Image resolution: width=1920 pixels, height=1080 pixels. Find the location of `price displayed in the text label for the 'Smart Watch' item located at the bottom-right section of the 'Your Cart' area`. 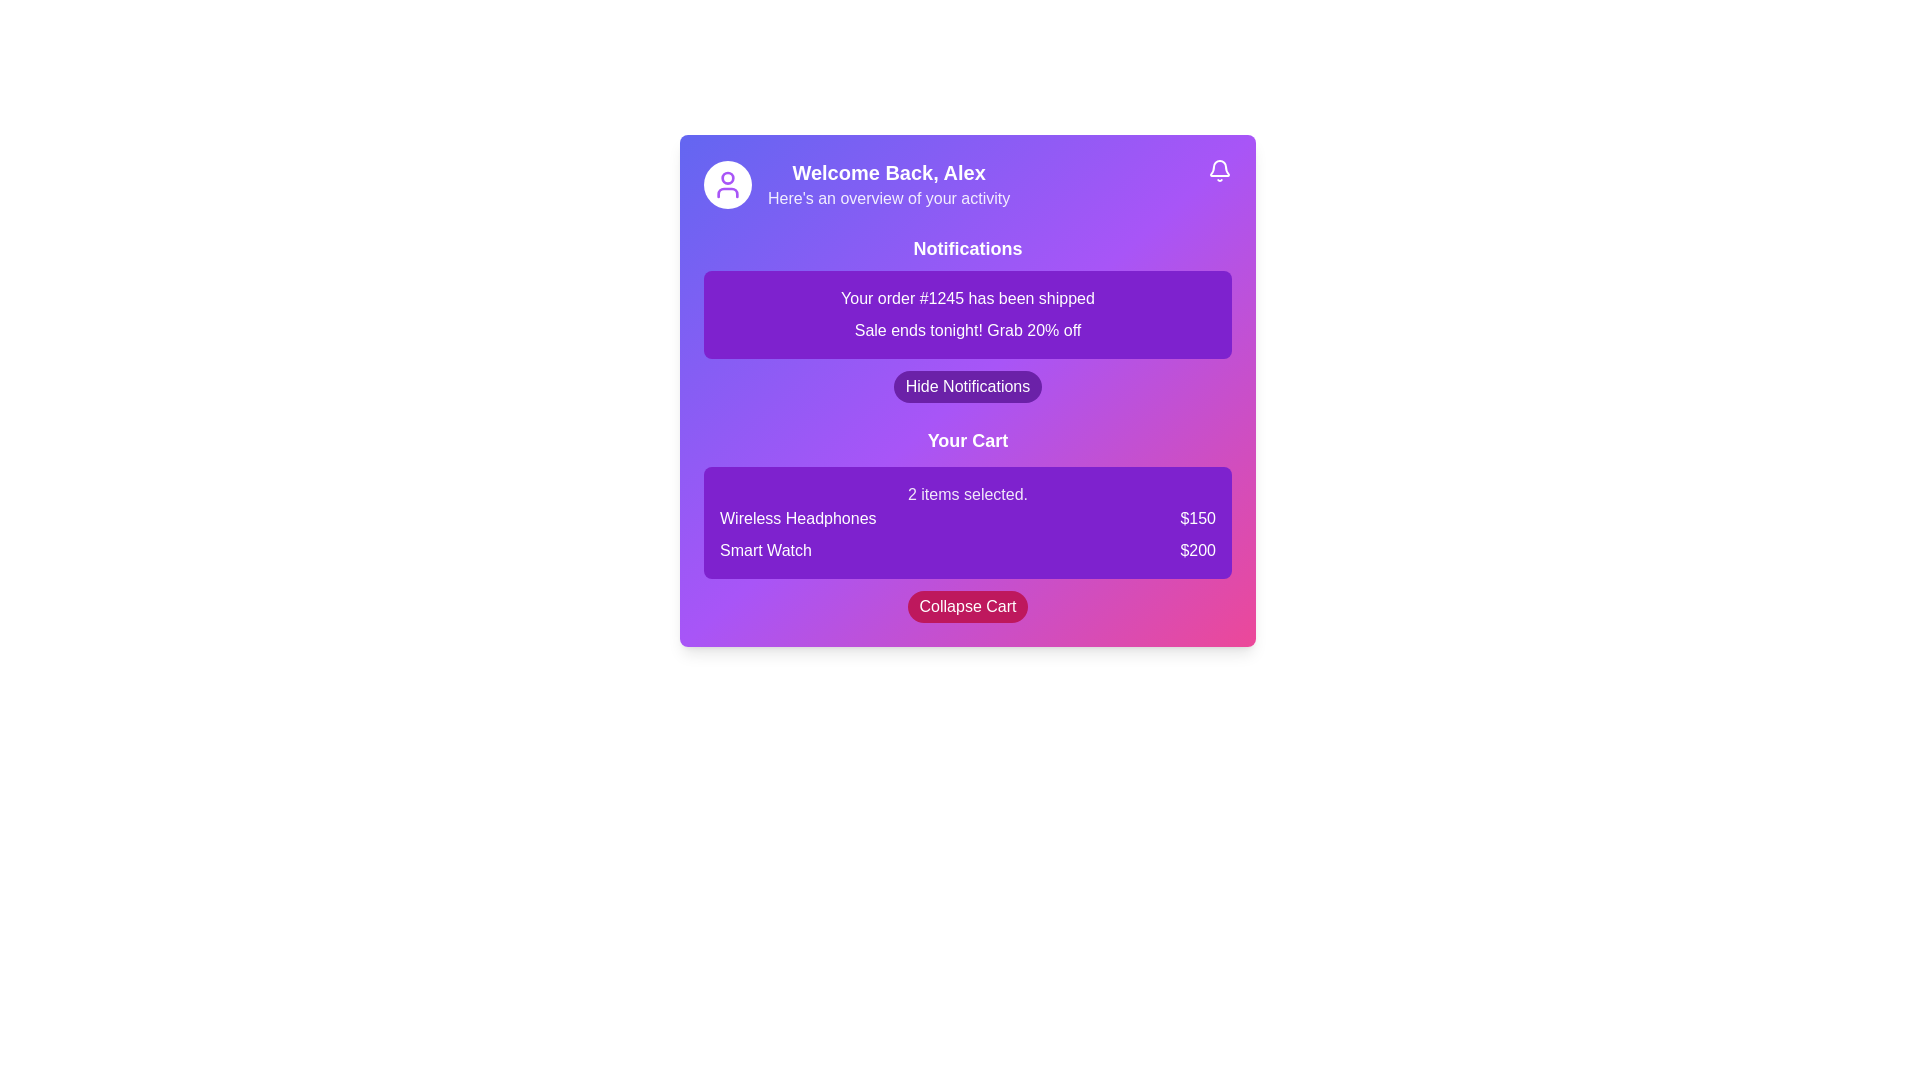

price displayed in the text label for the 'Smart Watch' item located at the bottom-right section of the 'Your Cart' area is located at coordinates (1198, 551).